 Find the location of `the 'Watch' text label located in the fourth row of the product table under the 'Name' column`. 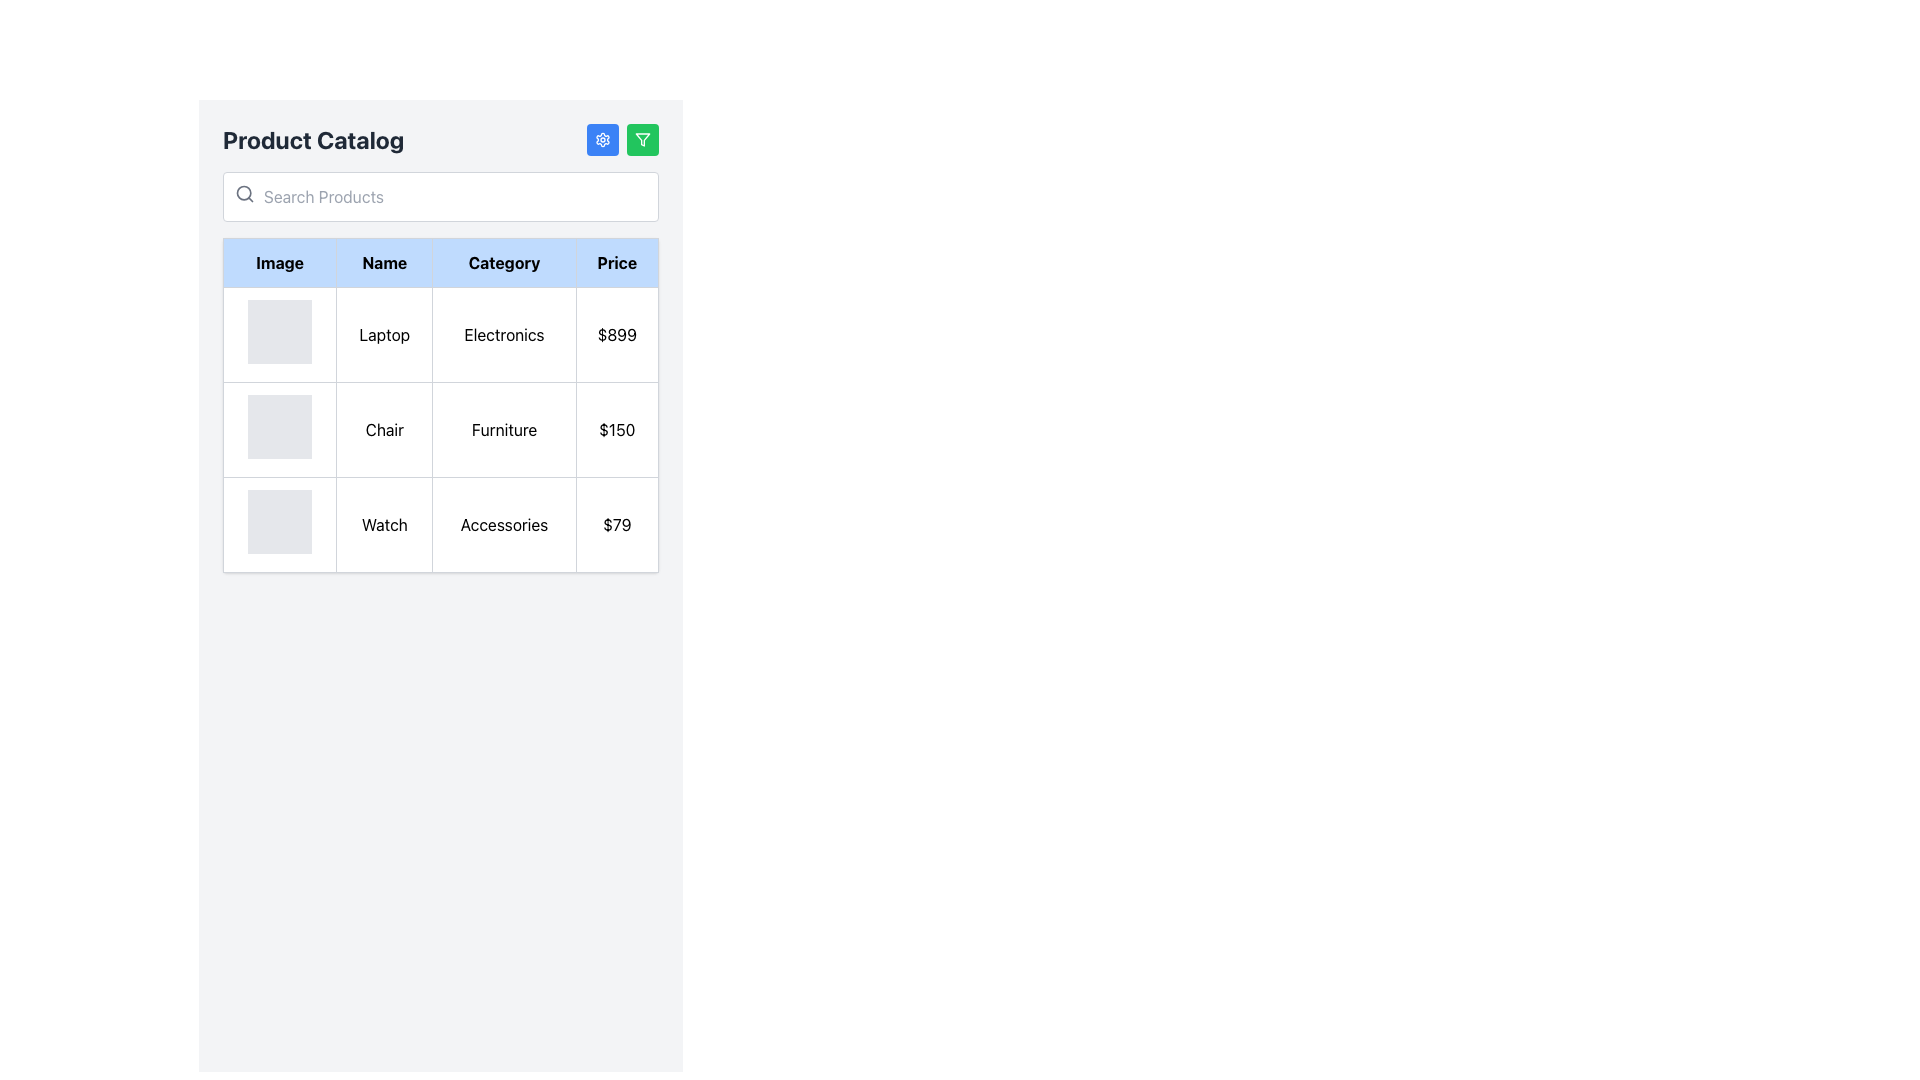

the 'Watch' text label located in the fourth row of the product table under the 'Name' column is located at coordinates (384, 523).